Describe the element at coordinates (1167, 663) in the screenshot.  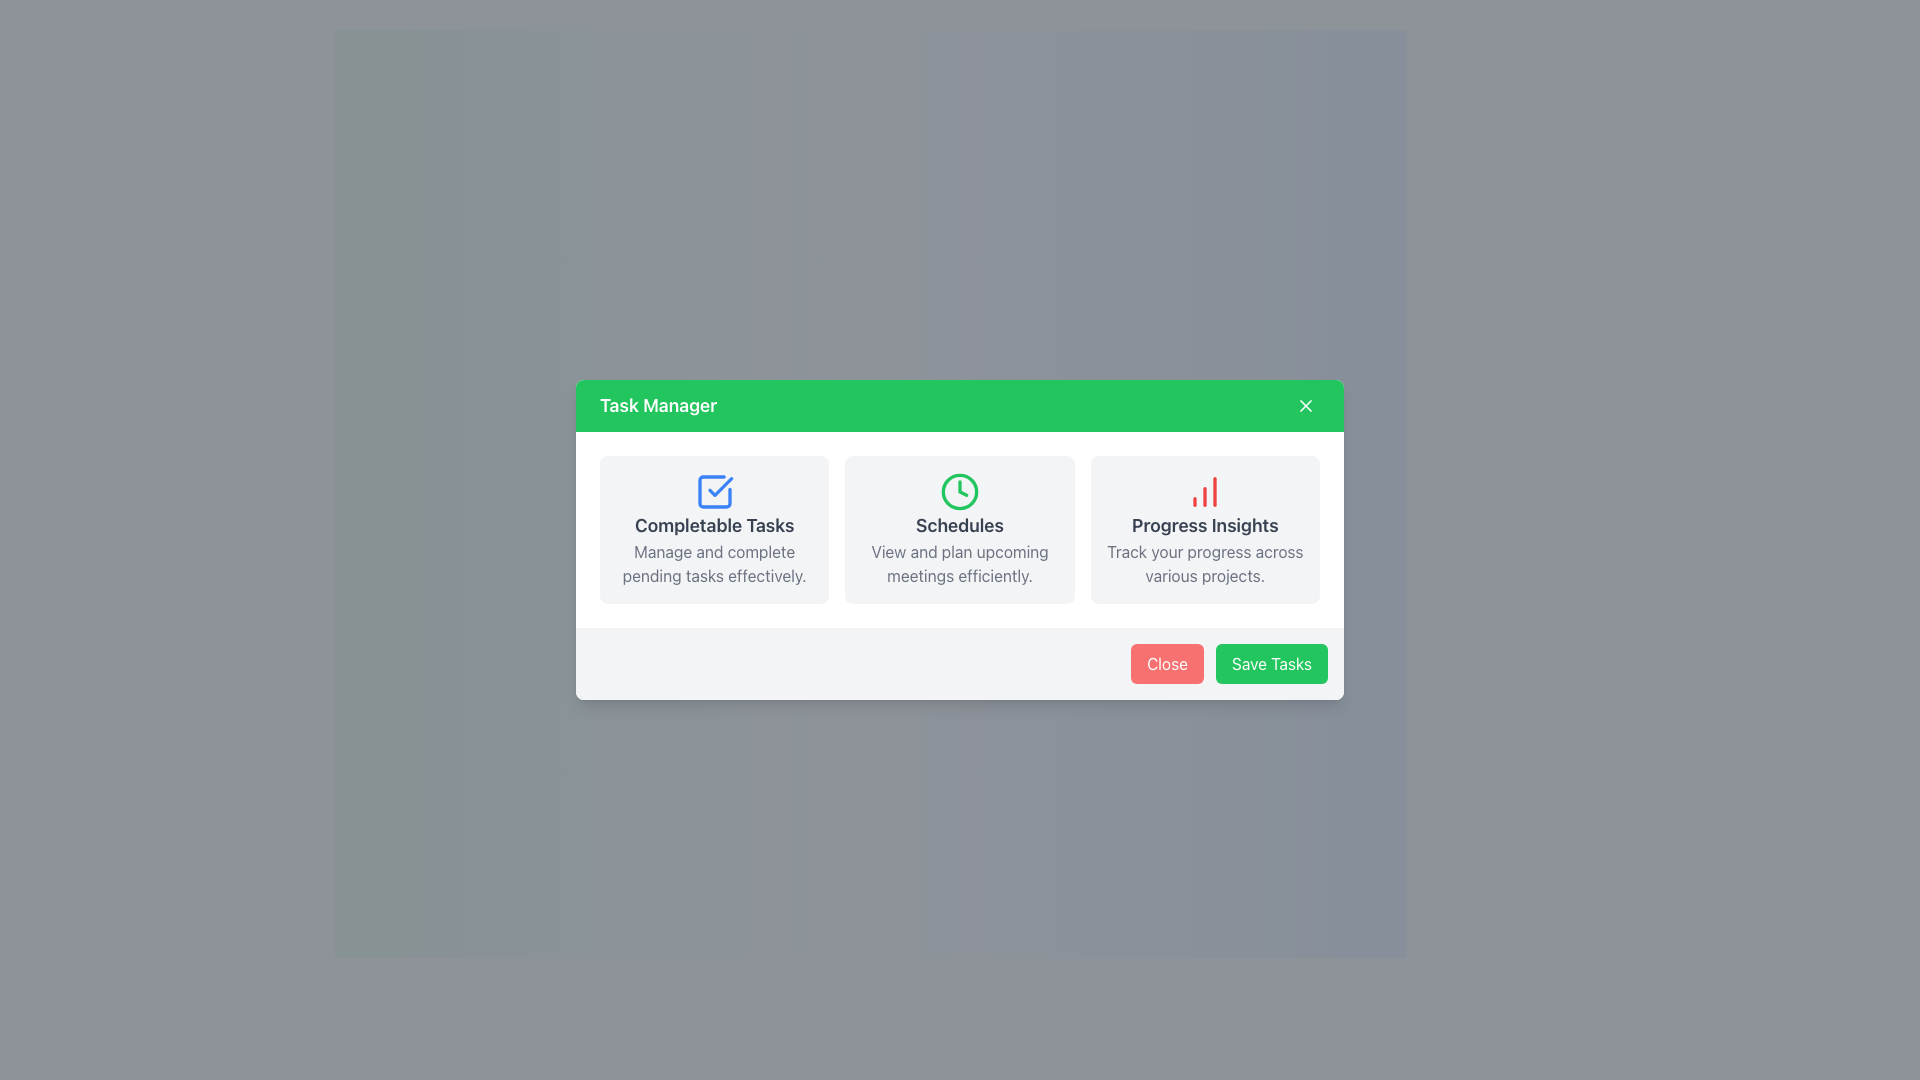
I see `the close button located in the lower-right section of the modal, specifically to the left of the 'Save Tasks' button, to trigger the hover effect` at that location.